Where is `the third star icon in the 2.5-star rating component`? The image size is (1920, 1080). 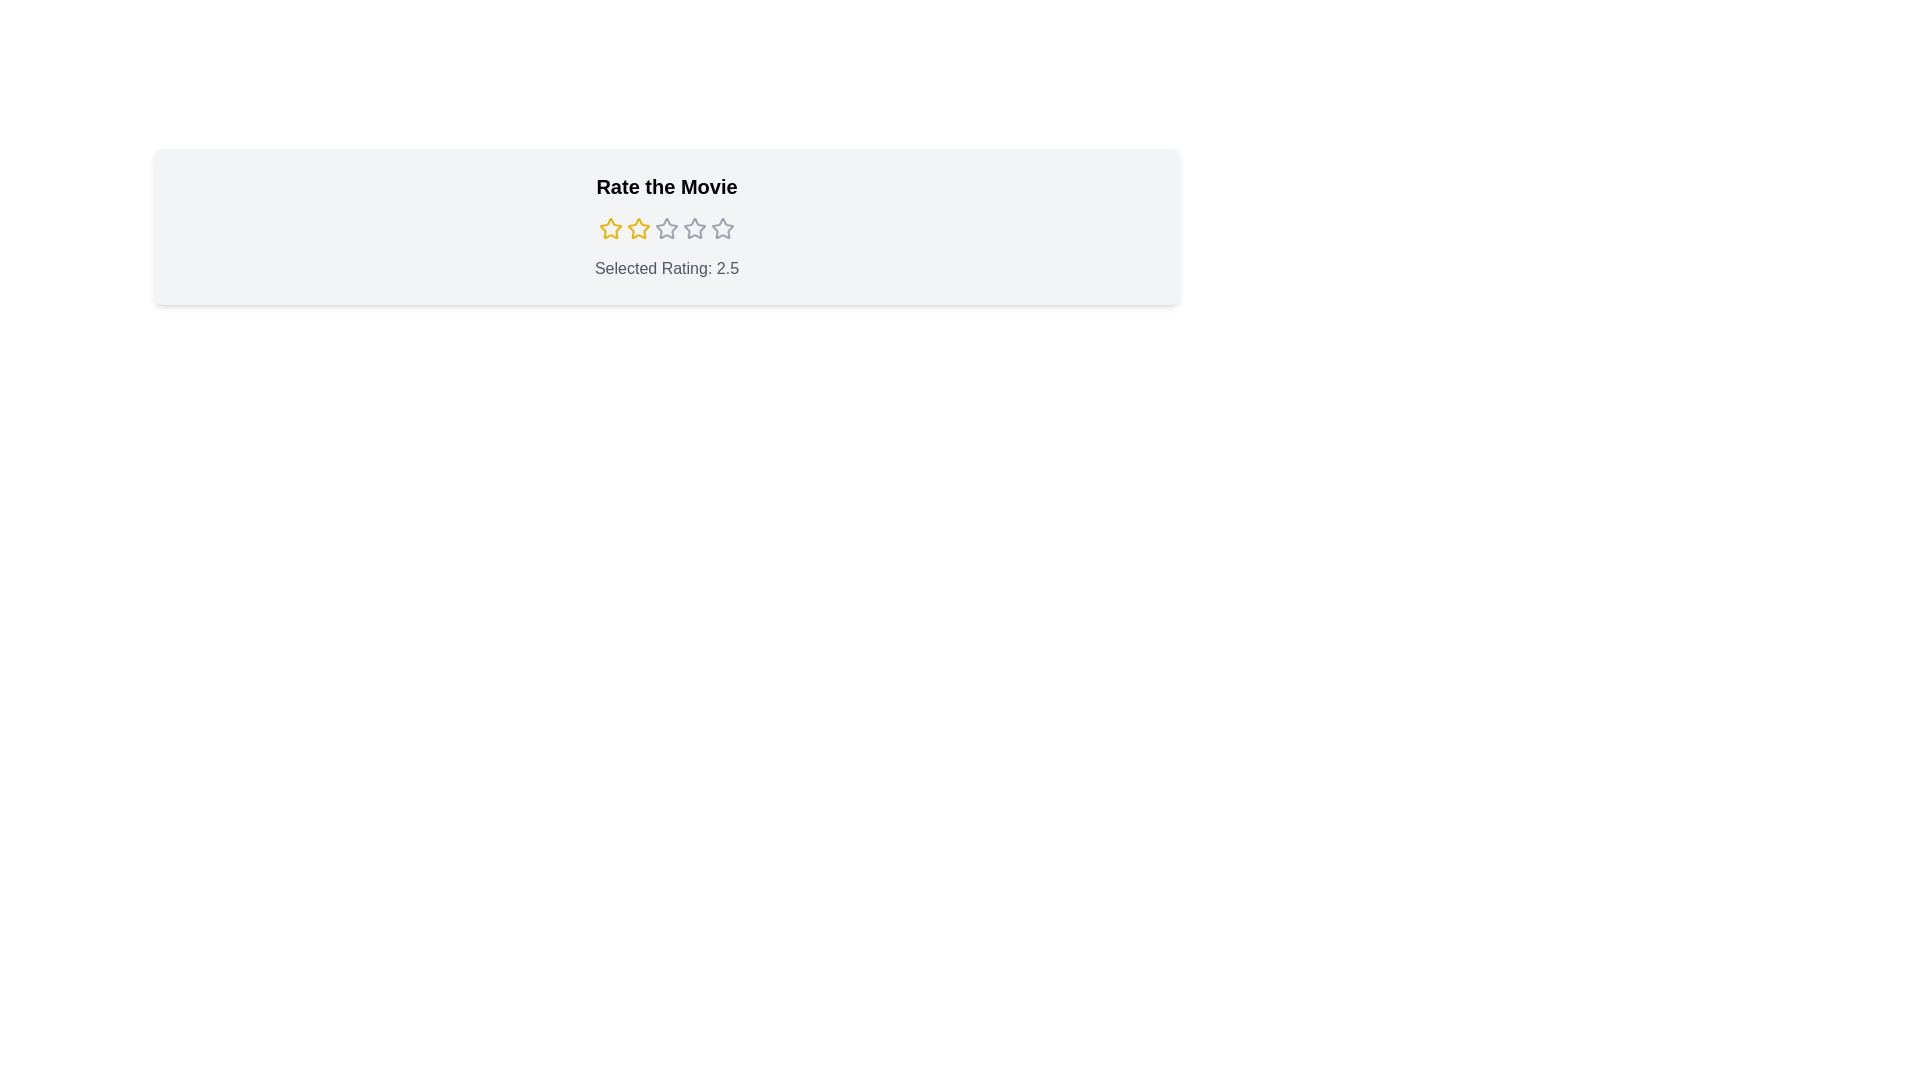 the third star icon in the 2.5-star rating component is located at coordinates (667, 227).